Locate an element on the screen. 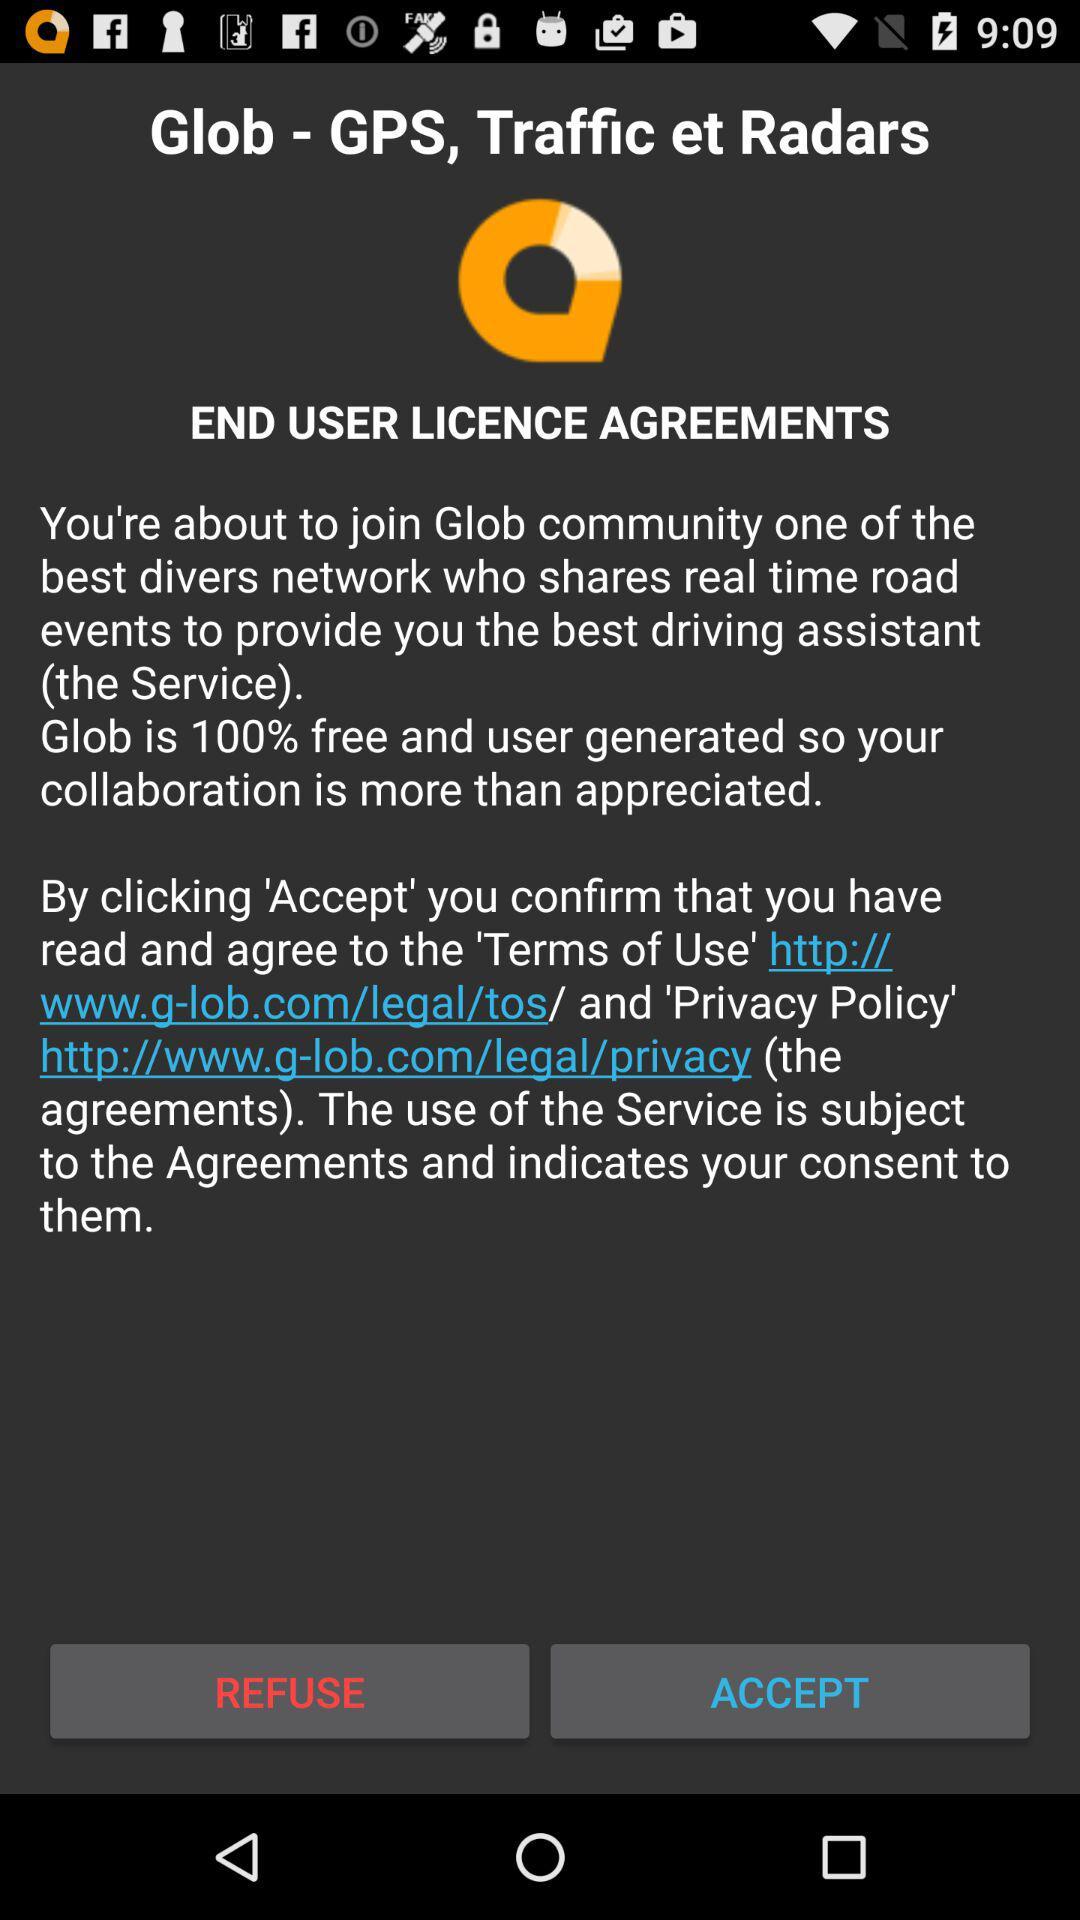 This screenshot has height=1920, width=1080. the item above the refuse button is located at coordinates (540, 867).